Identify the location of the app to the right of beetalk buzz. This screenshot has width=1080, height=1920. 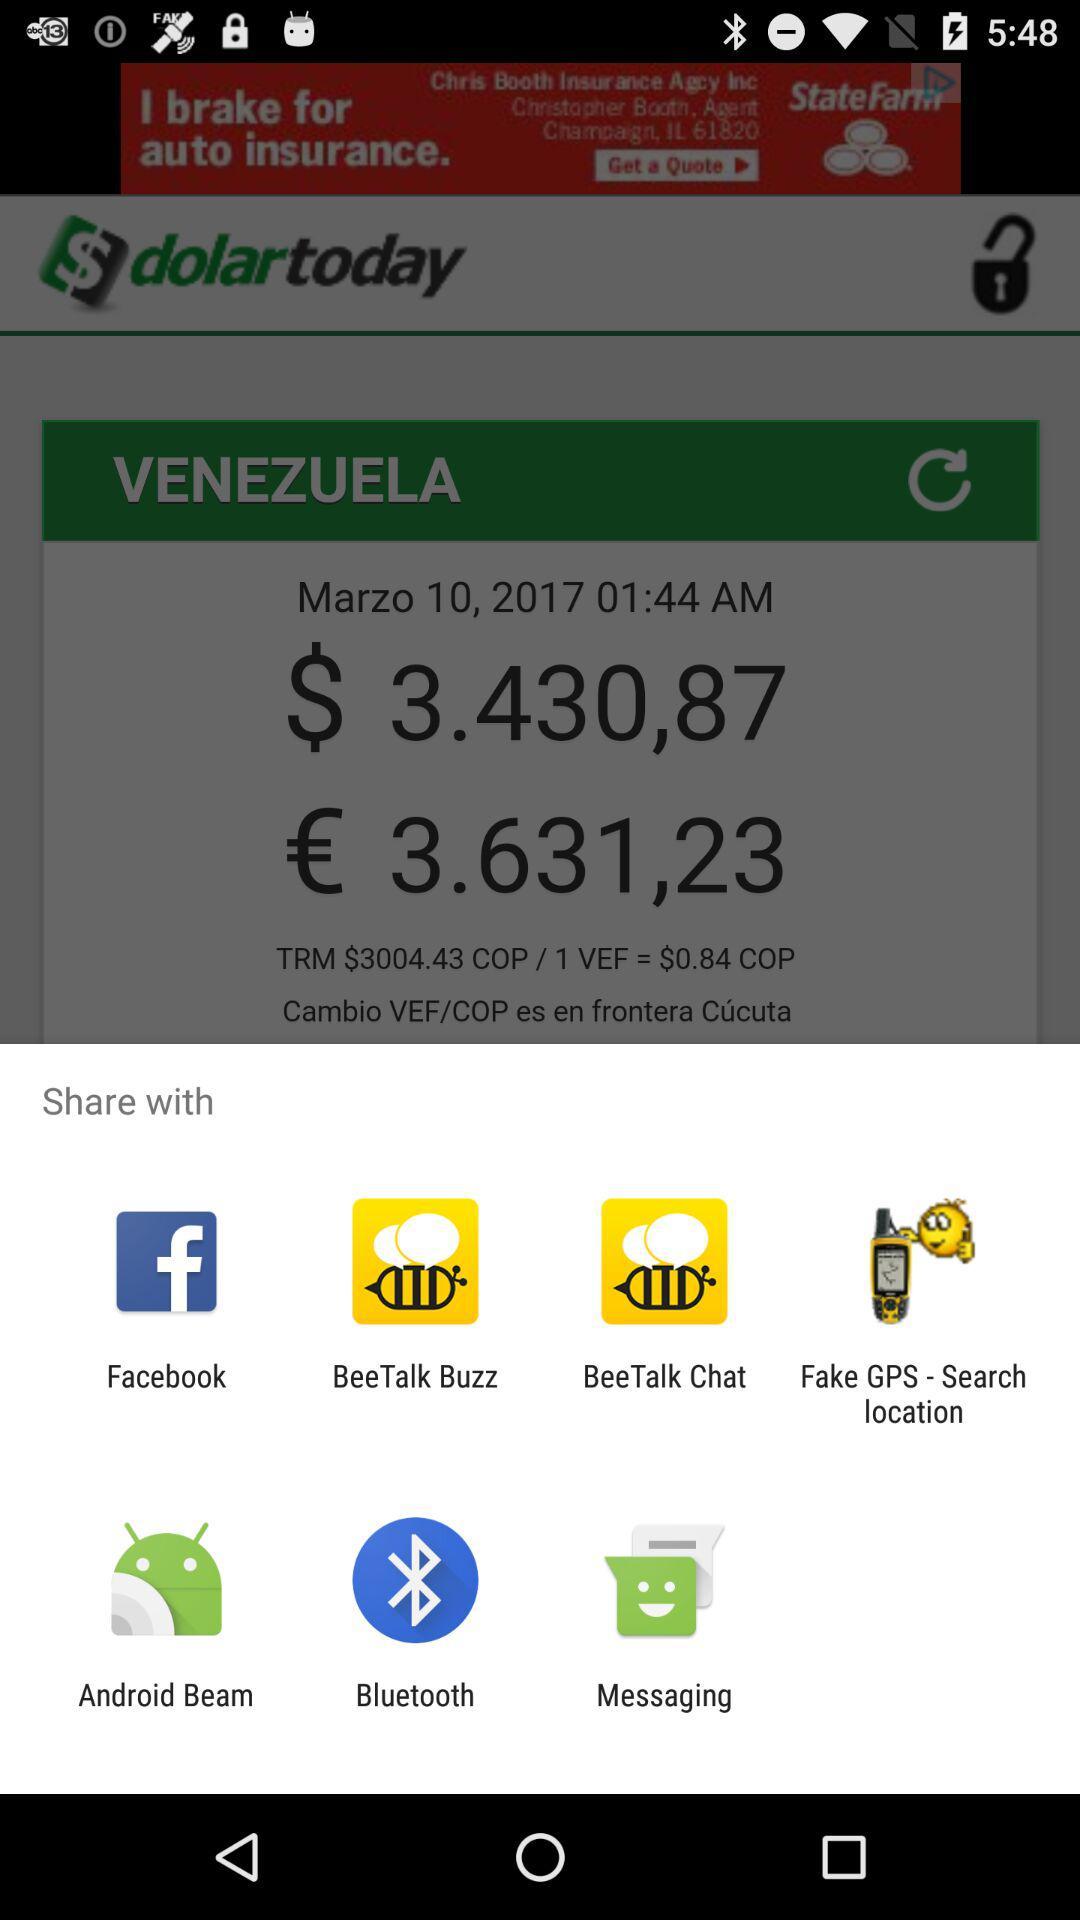
(664, 1392).